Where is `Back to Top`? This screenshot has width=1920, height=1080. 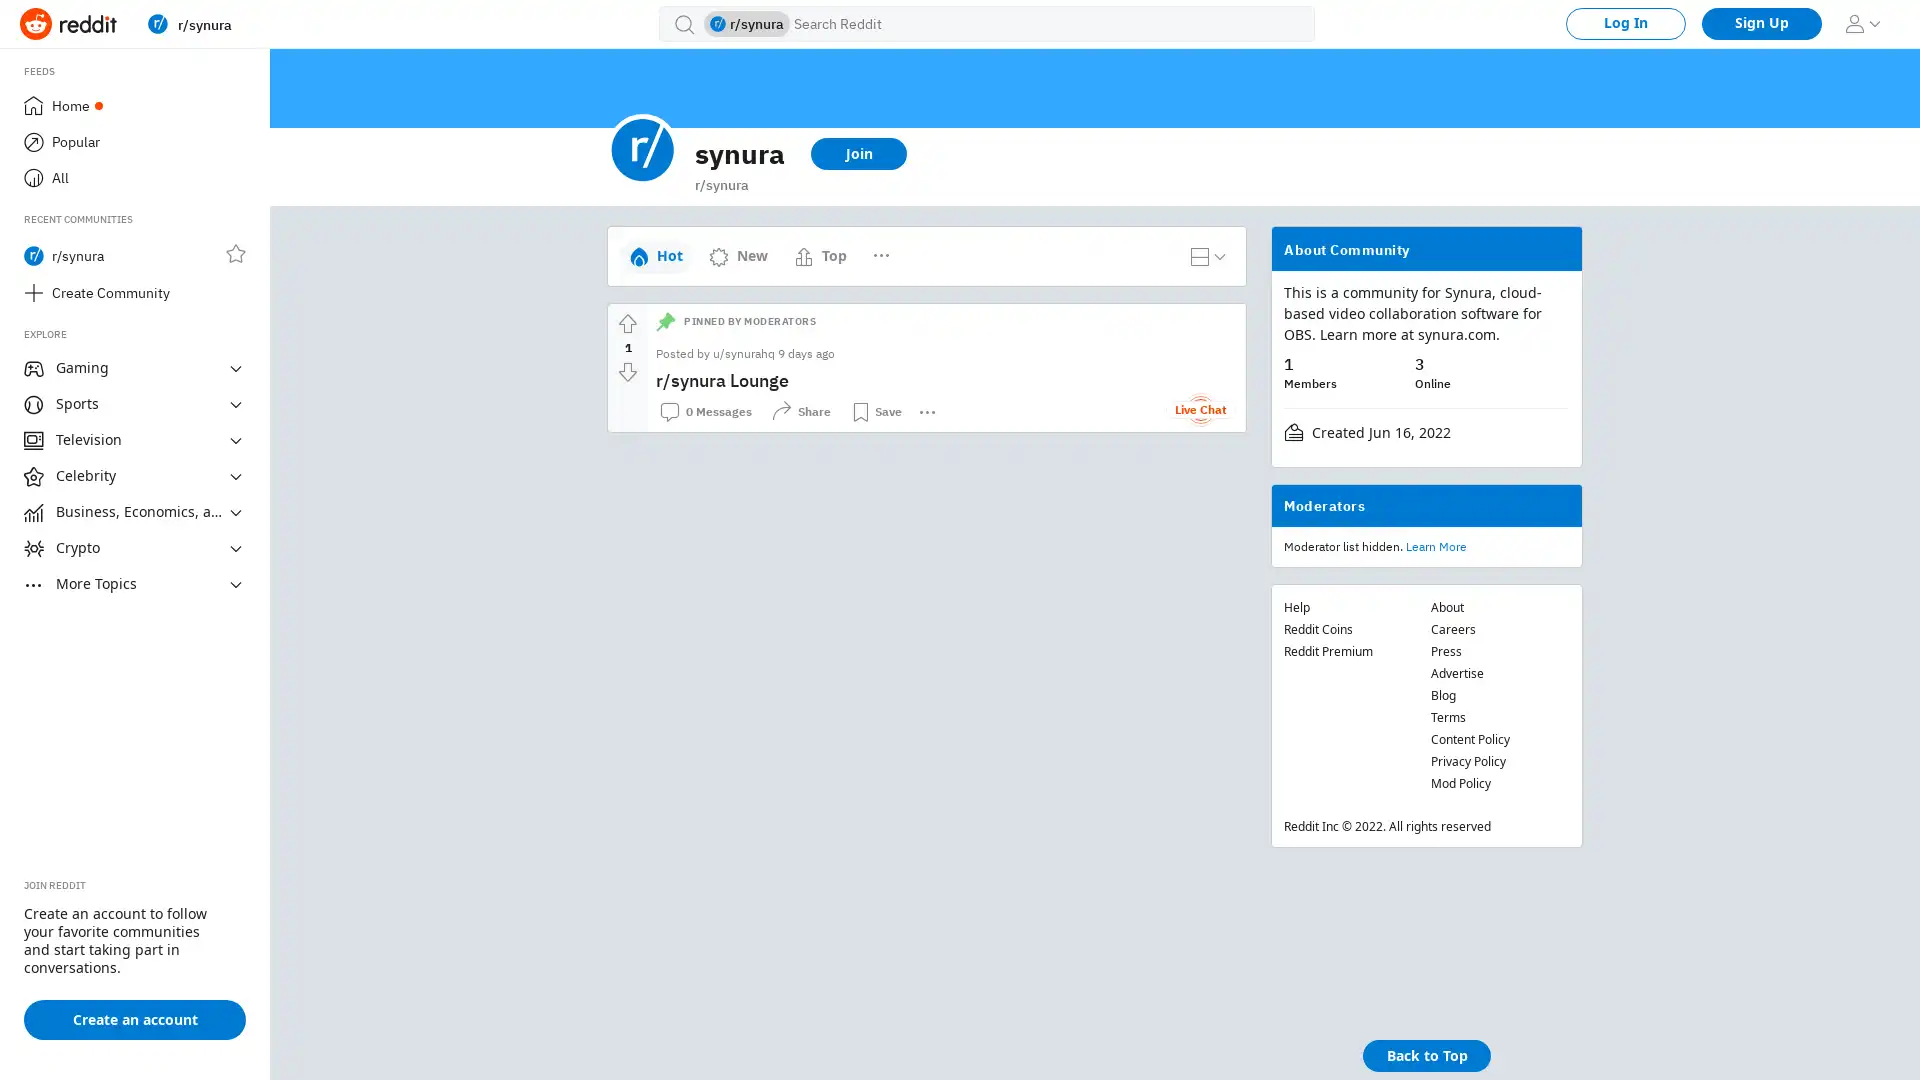 Back to Top is located at coordinates (1425, 1055).